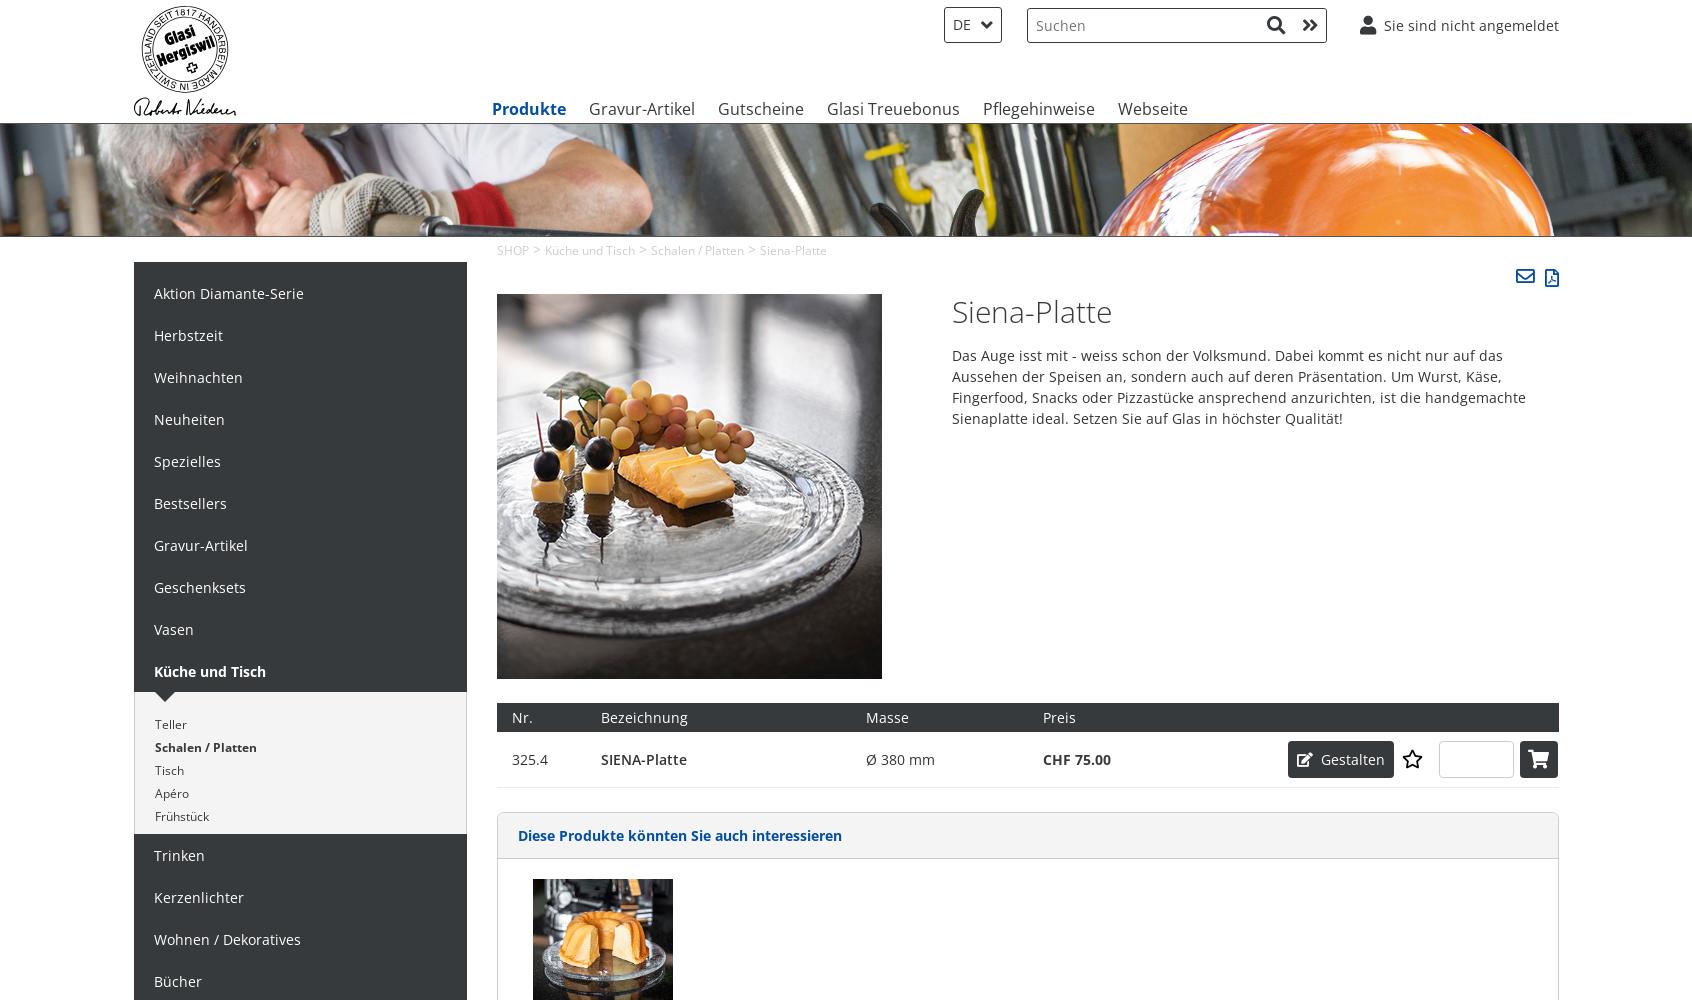  I want to click on 'Schalen / Platten', so click(204, 745).